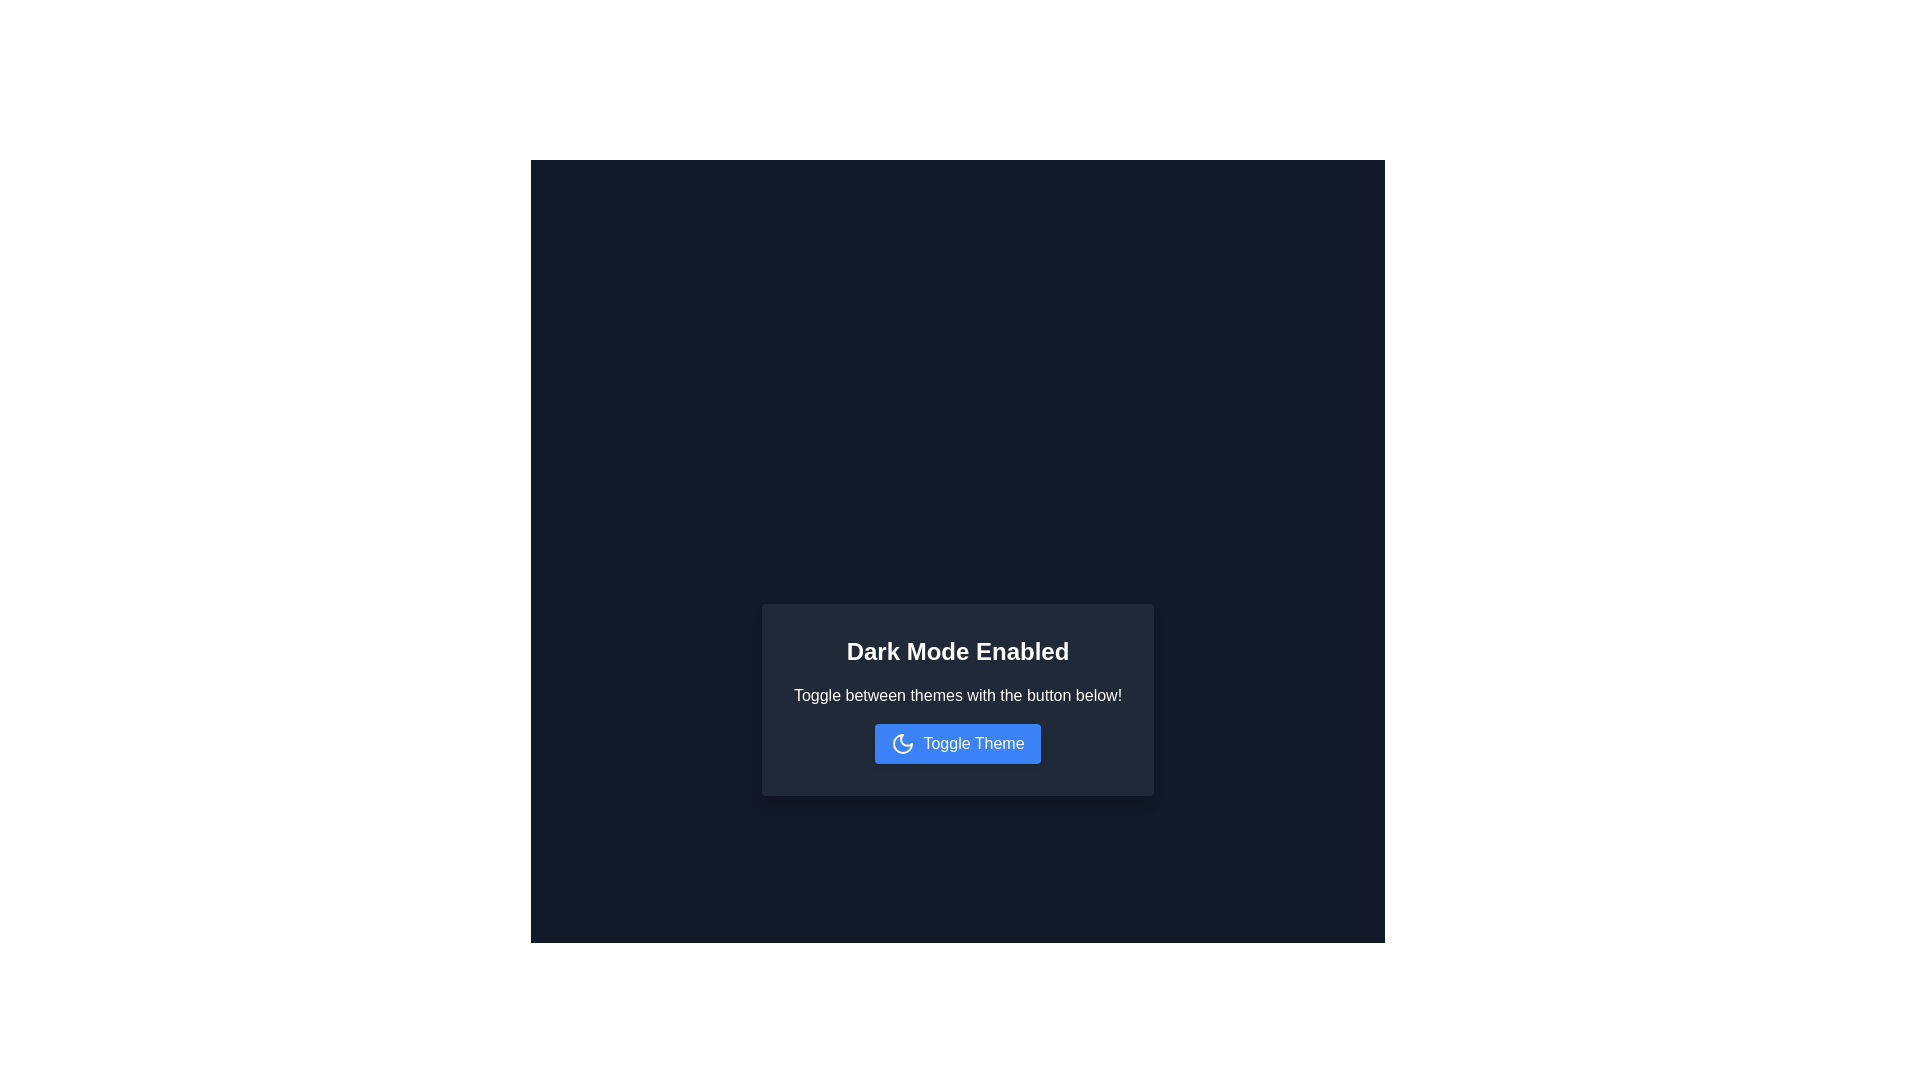 The width and height of the screenshot is (1920, 1080). What do you see at coordinates (957, 694) in the screenshot?
I see `the instructive text guiding users to toggle themes, located below the heading 'Dark Mode Enabled' and above the 'Toggle Theme' button` at bounding box center [957, 694].